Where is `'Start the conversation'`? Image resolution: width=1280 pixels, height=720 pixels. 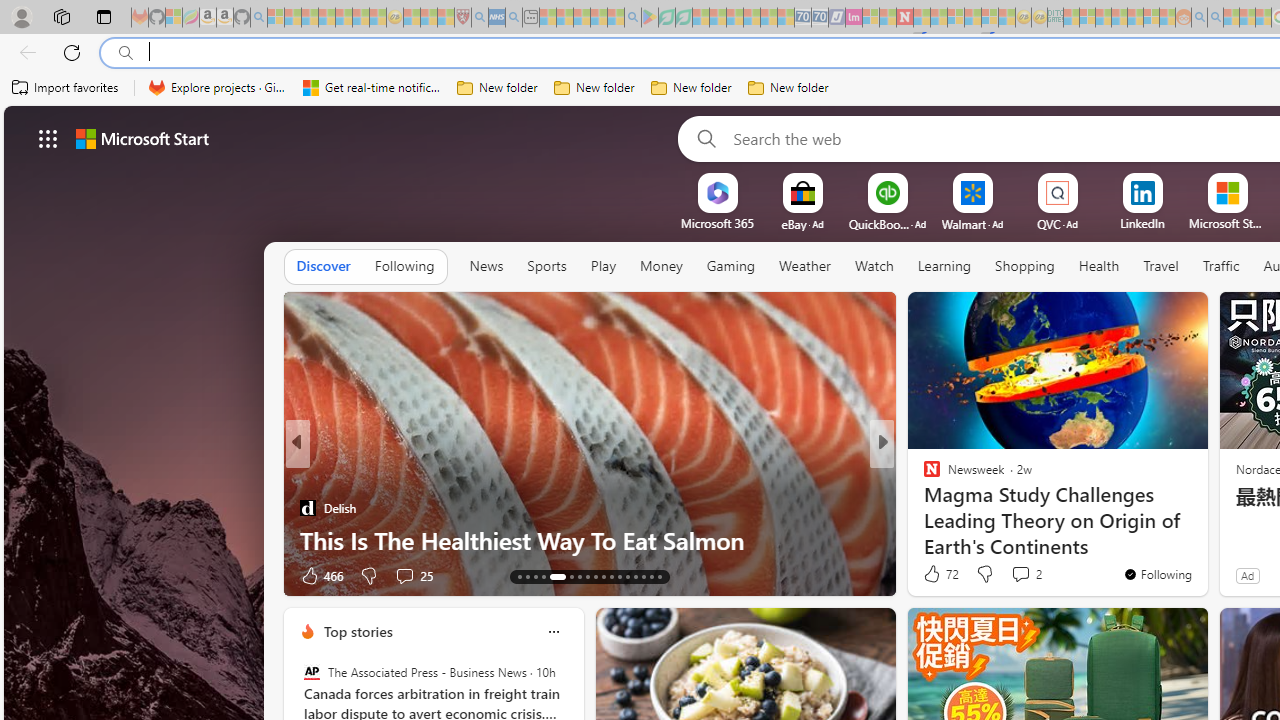 'Start the conversation' is located at coordinates (1014, 575).